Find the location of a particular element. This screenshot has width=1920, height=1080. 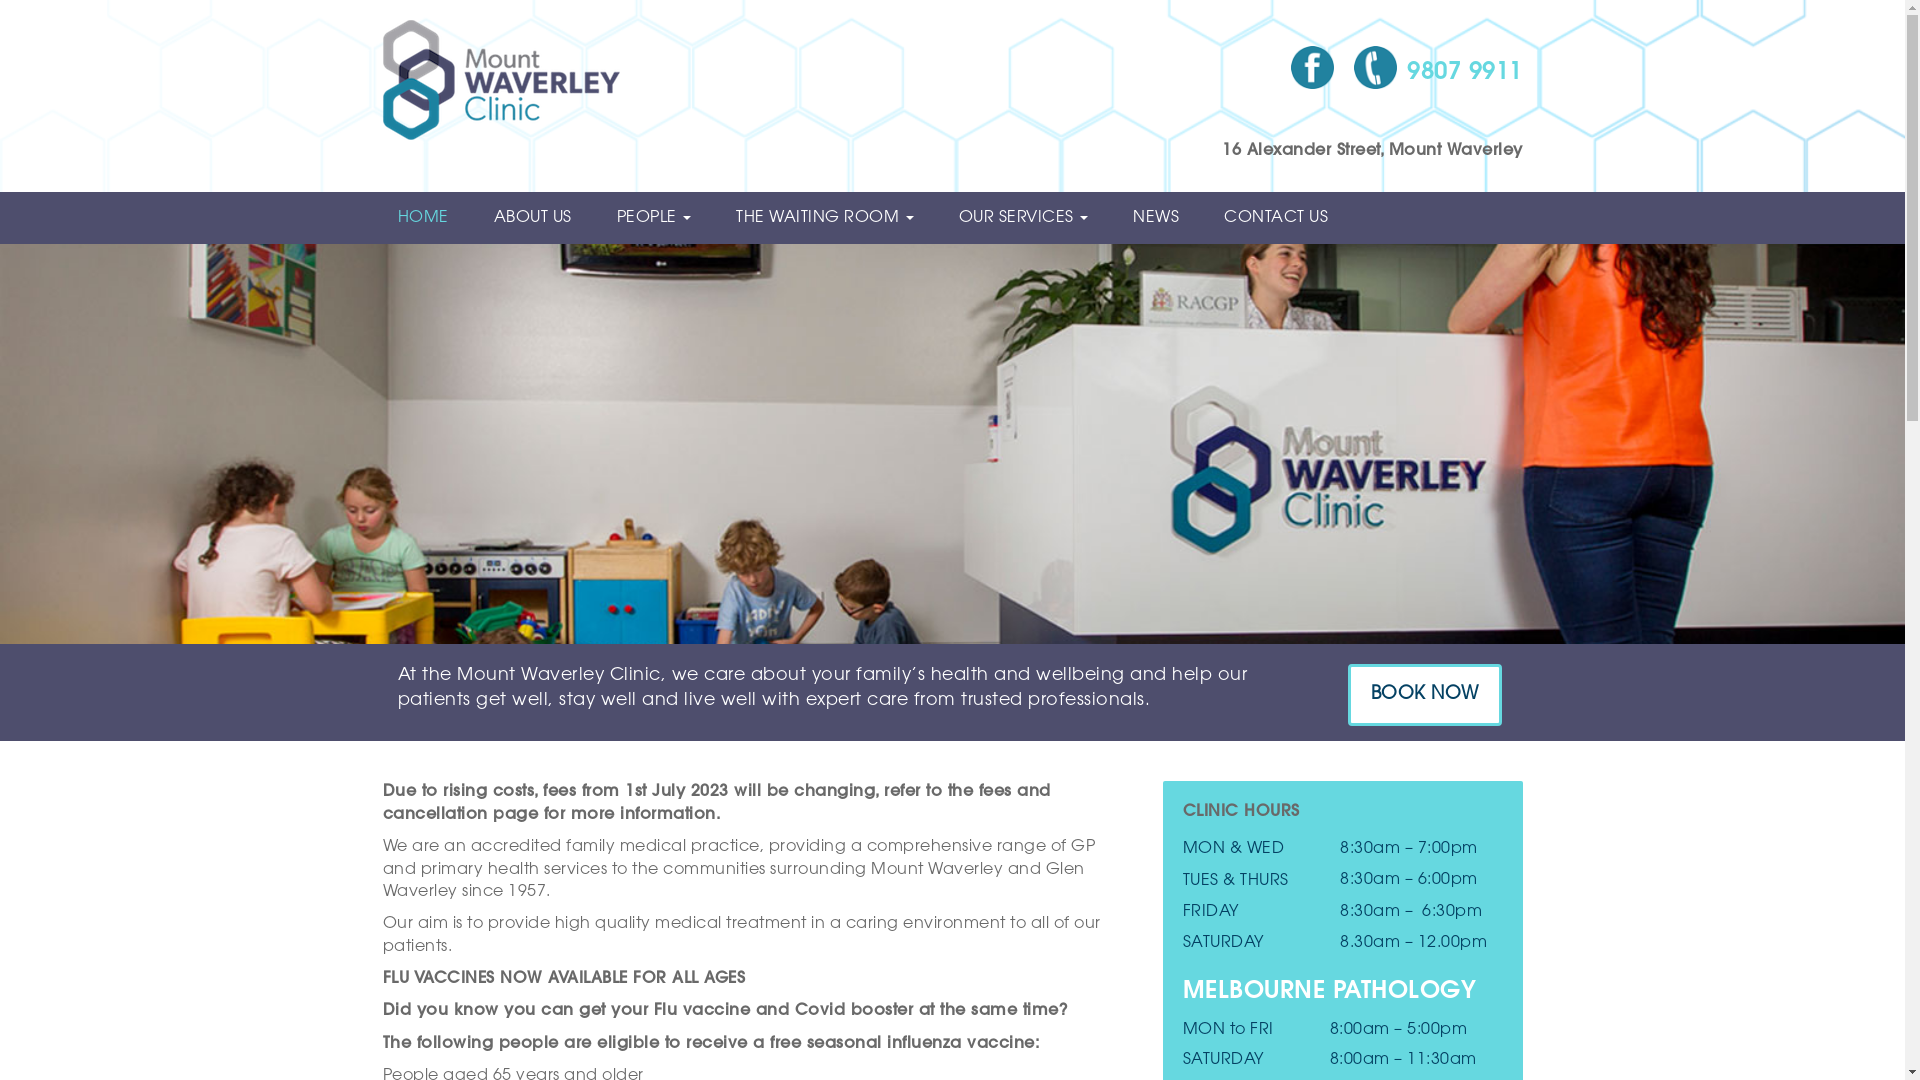

'THE WAITING ROOM' is located at coordinates (832, 218).